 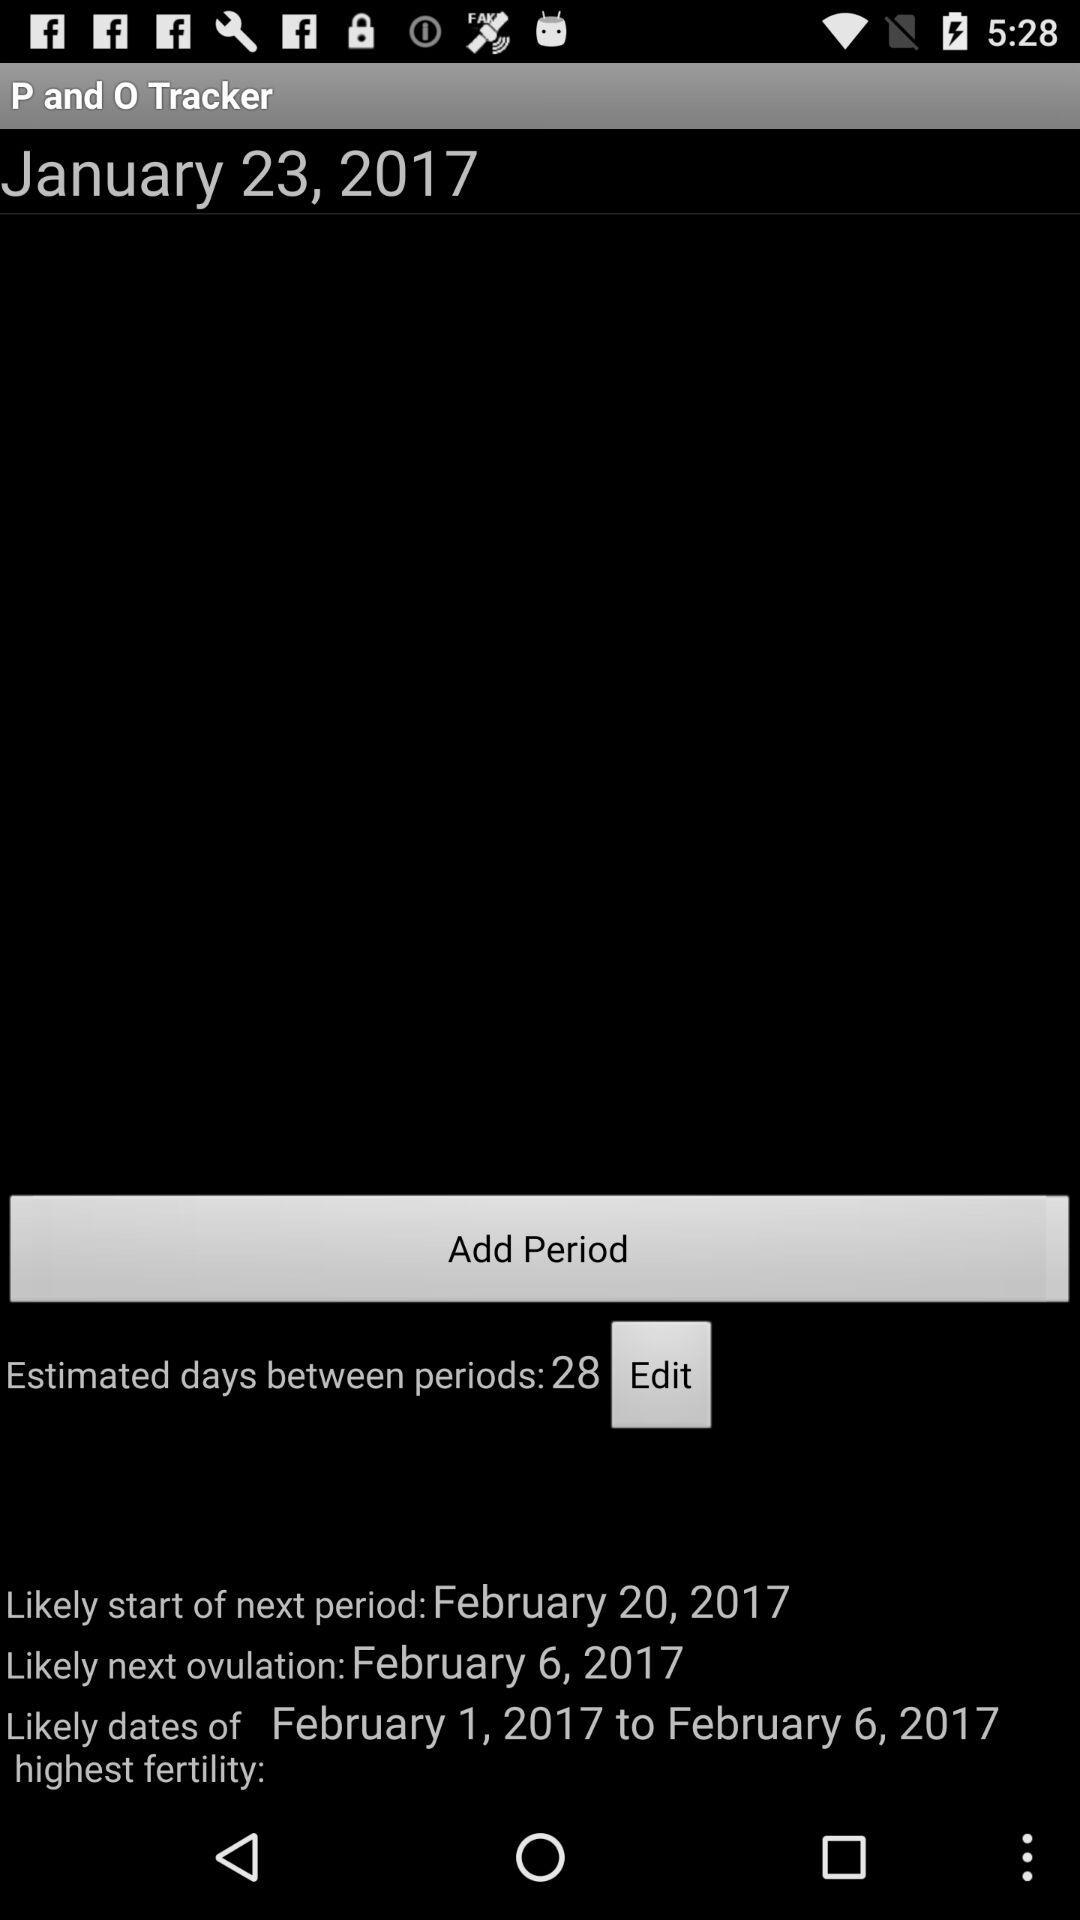 What do you see at coordinates (238, 171) in the screenshot?
I see `january 23, 2017 icon` at bounding box center [238, 171].